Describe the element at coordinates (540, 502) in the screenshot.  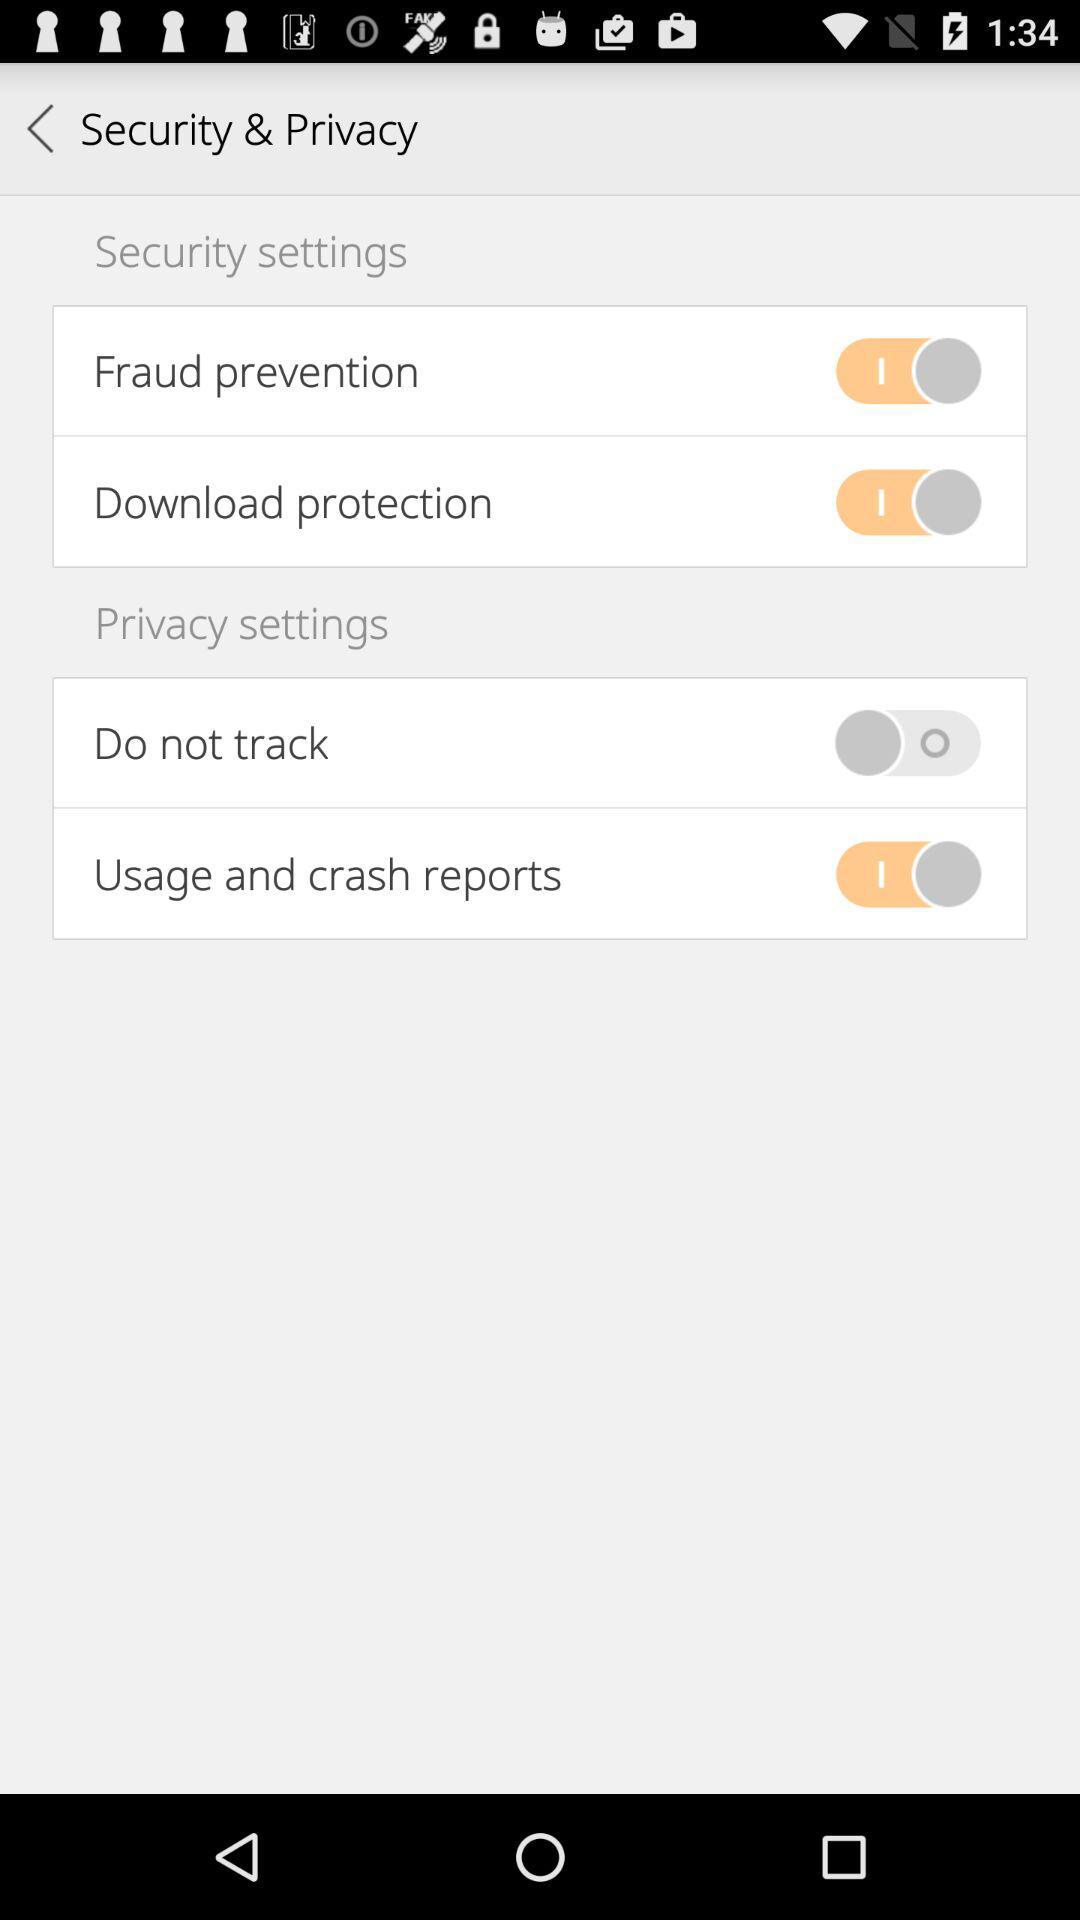
I see `second option` at that location.